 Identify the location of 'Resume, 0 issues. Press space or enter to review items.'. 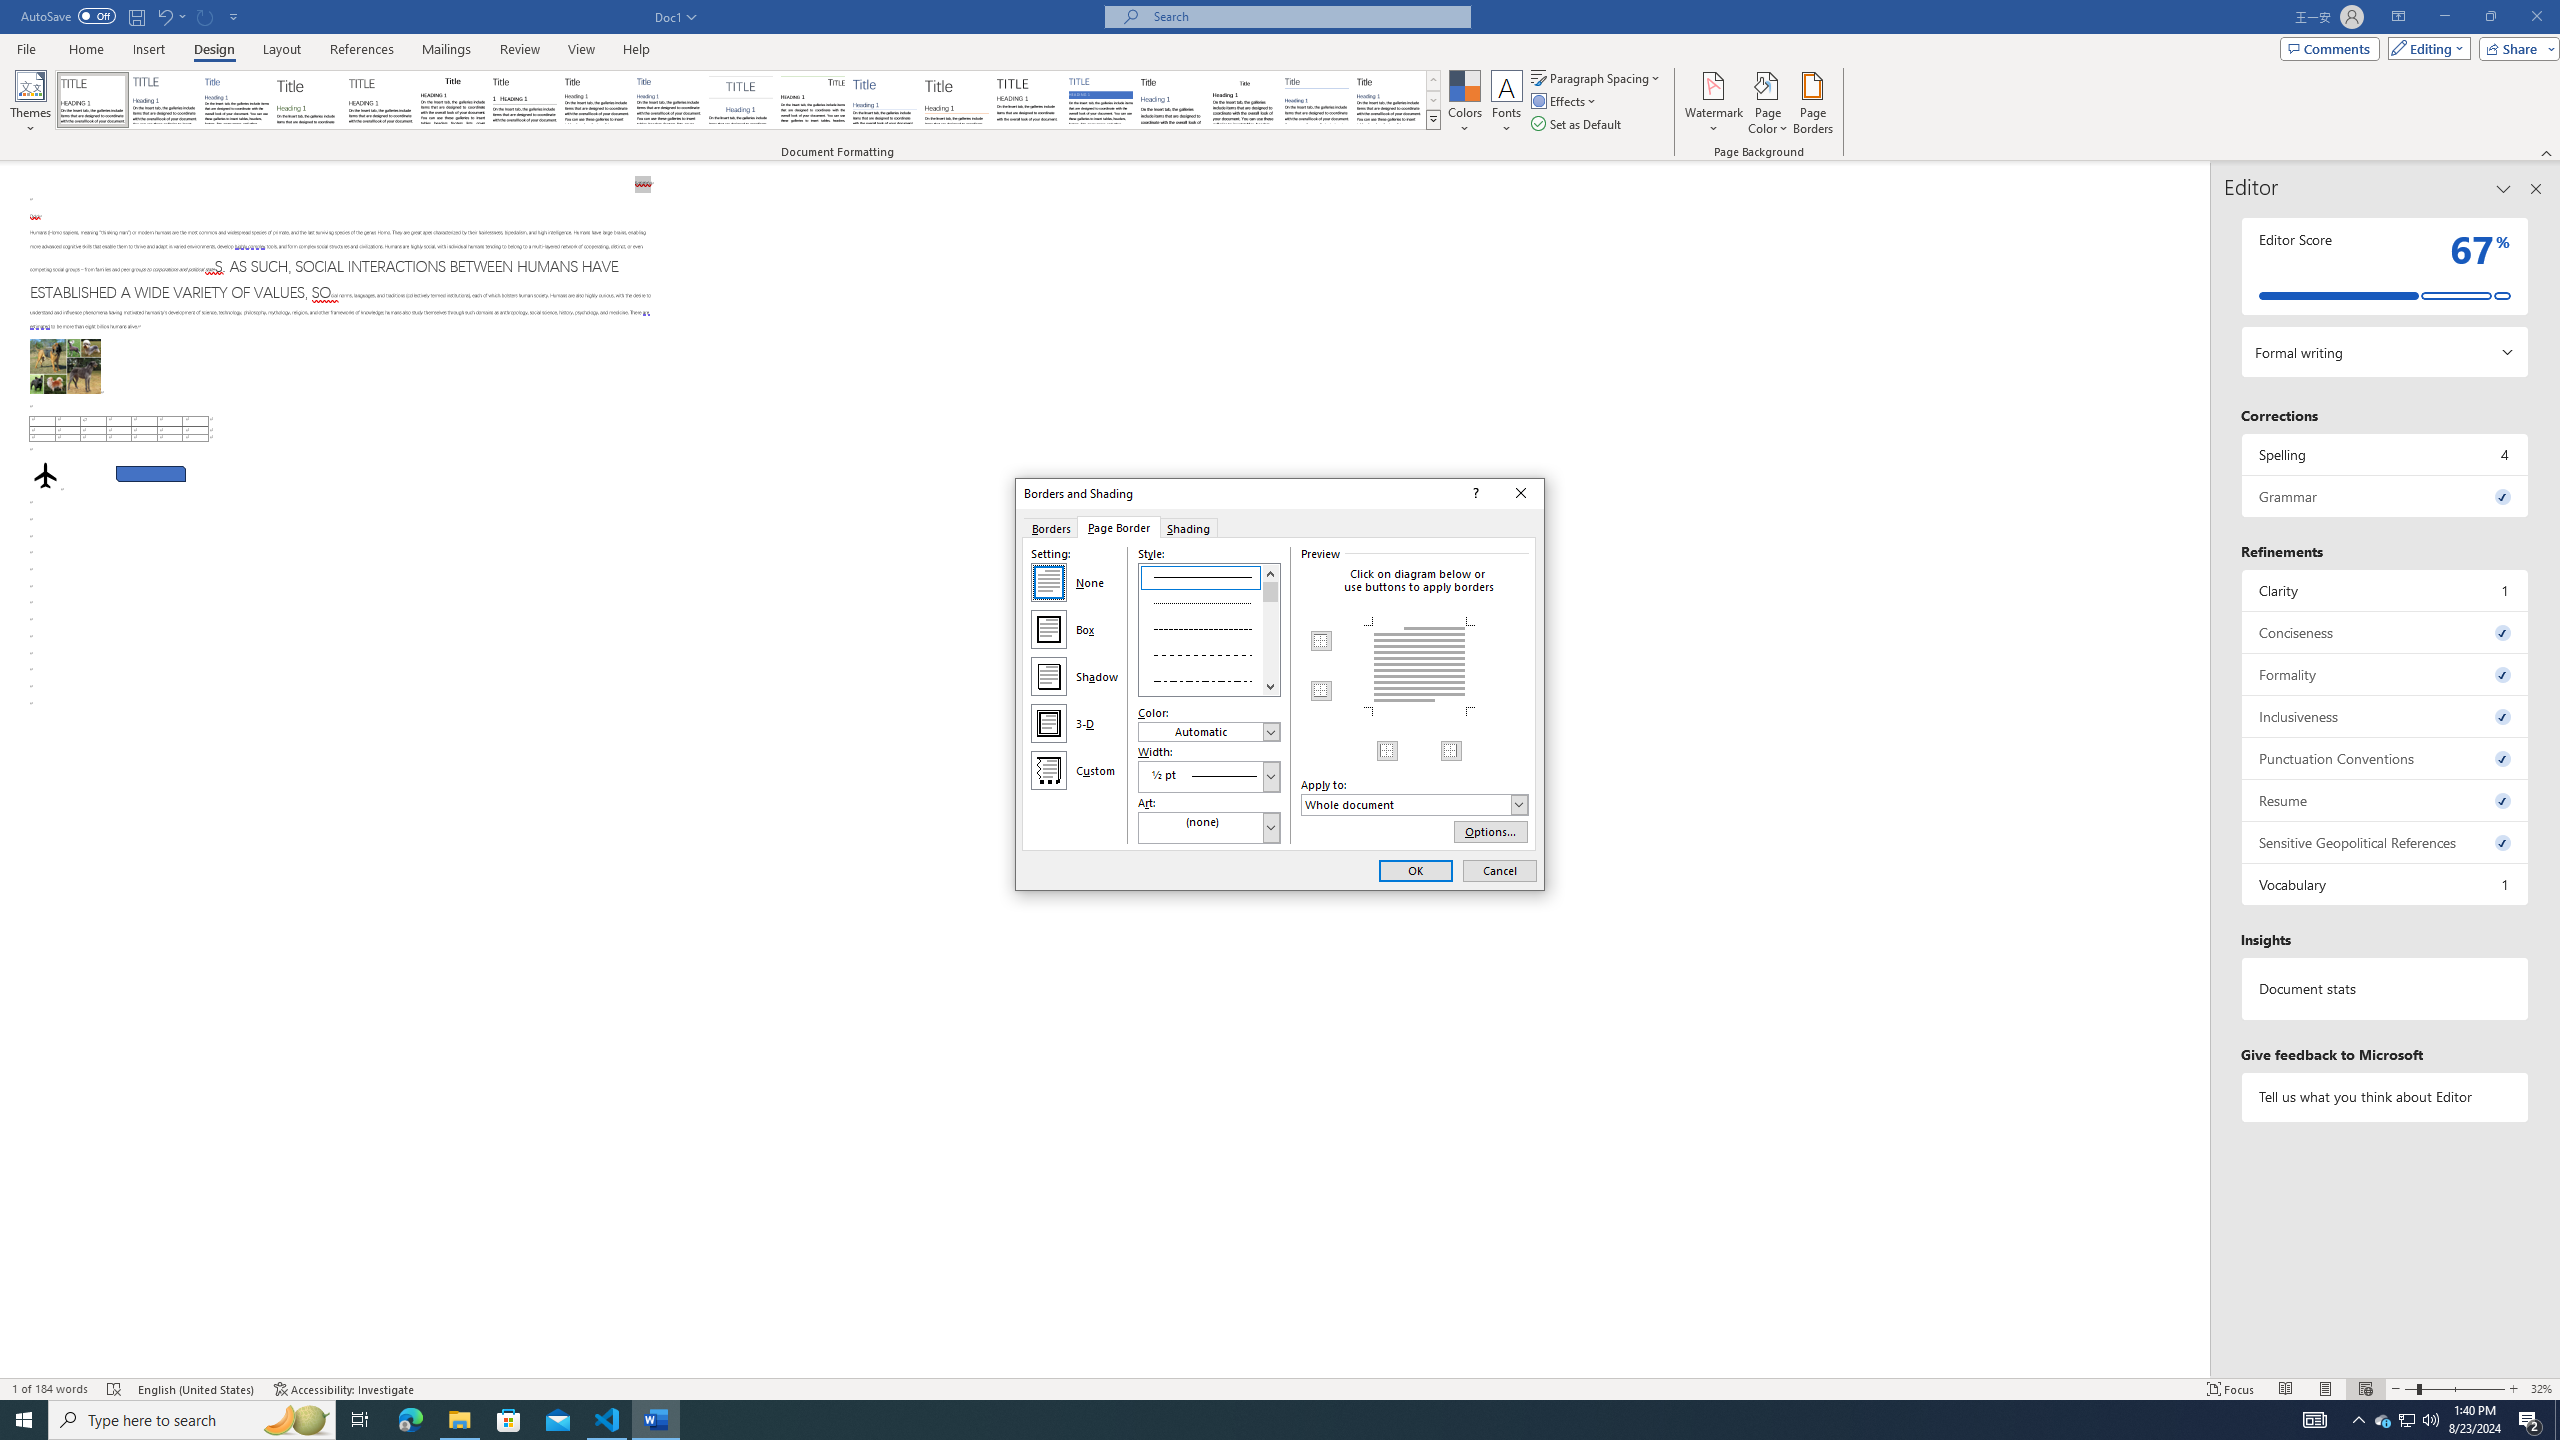
(2384, 800).